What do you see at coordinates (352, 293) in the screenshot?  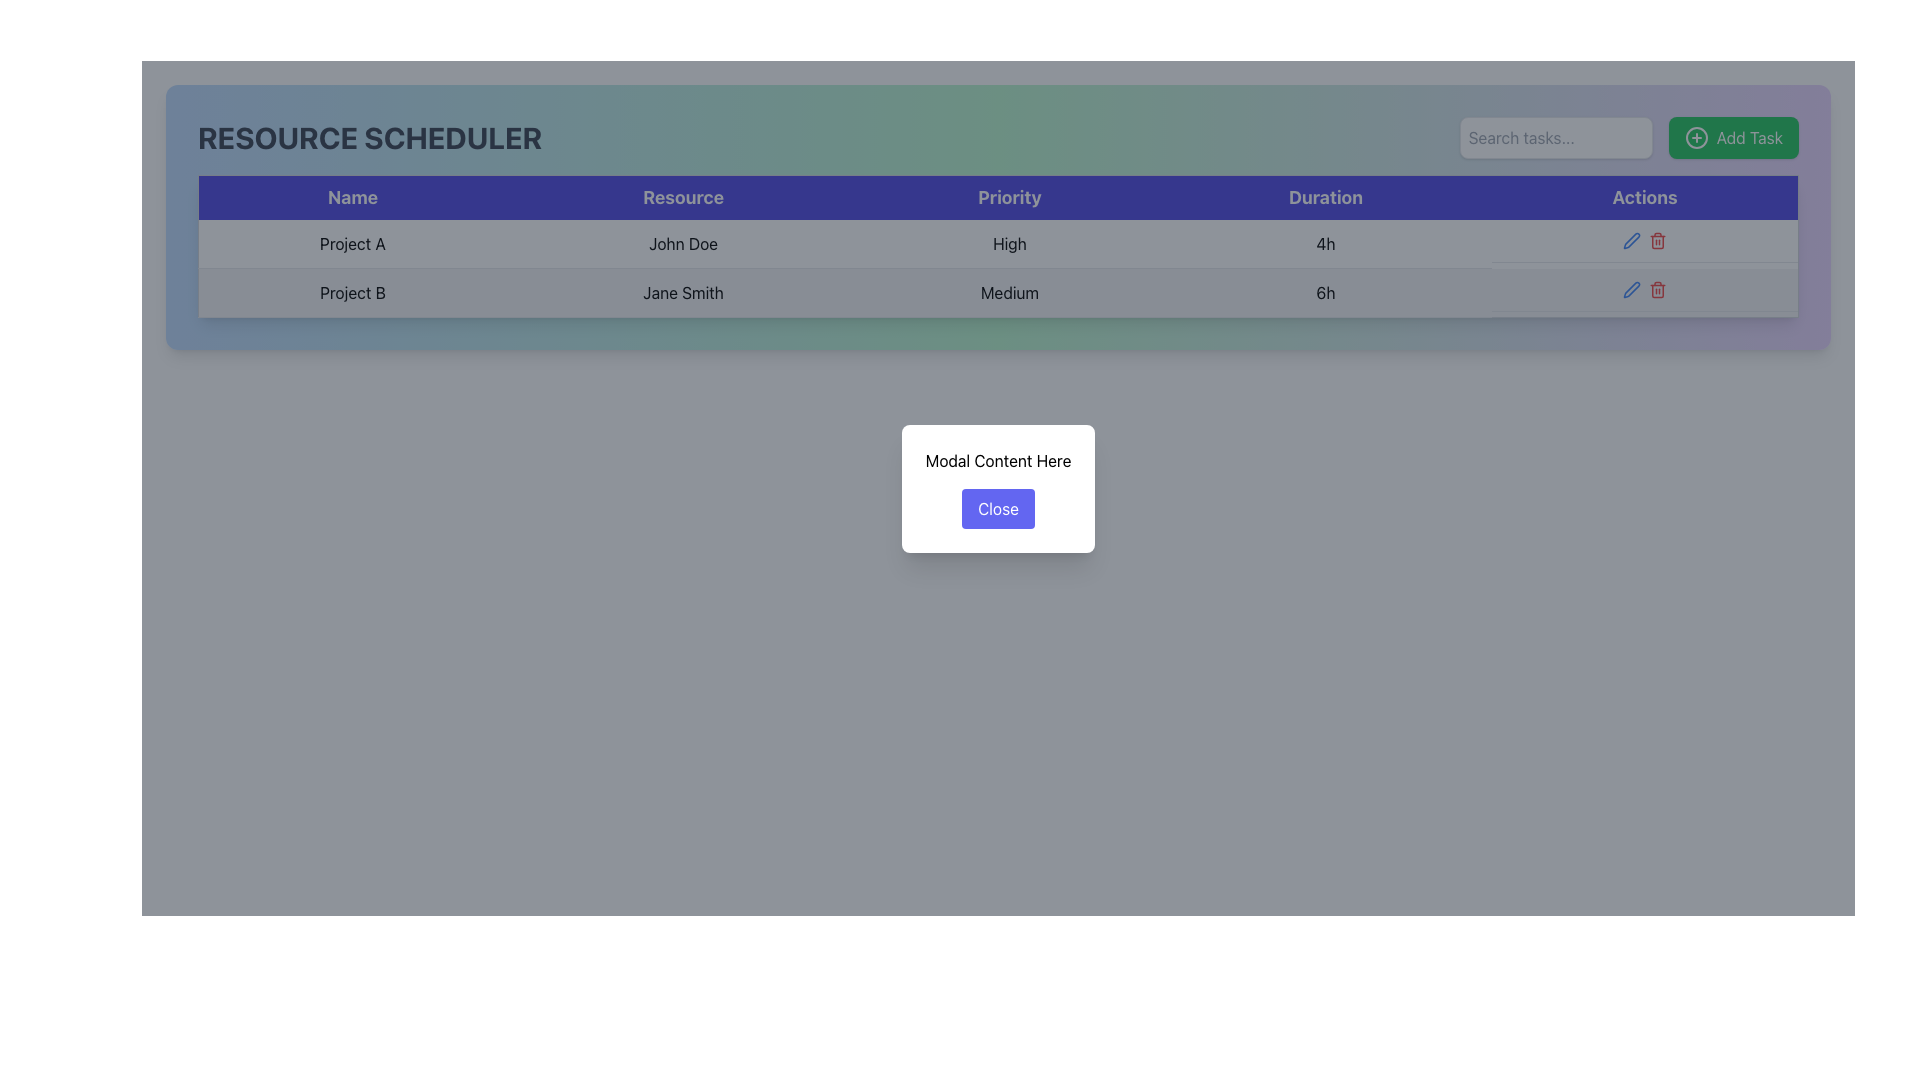 I see `text content of the first column in the second row of the scheduler table, which identifies the project resource` at bounding box center [352, 293].